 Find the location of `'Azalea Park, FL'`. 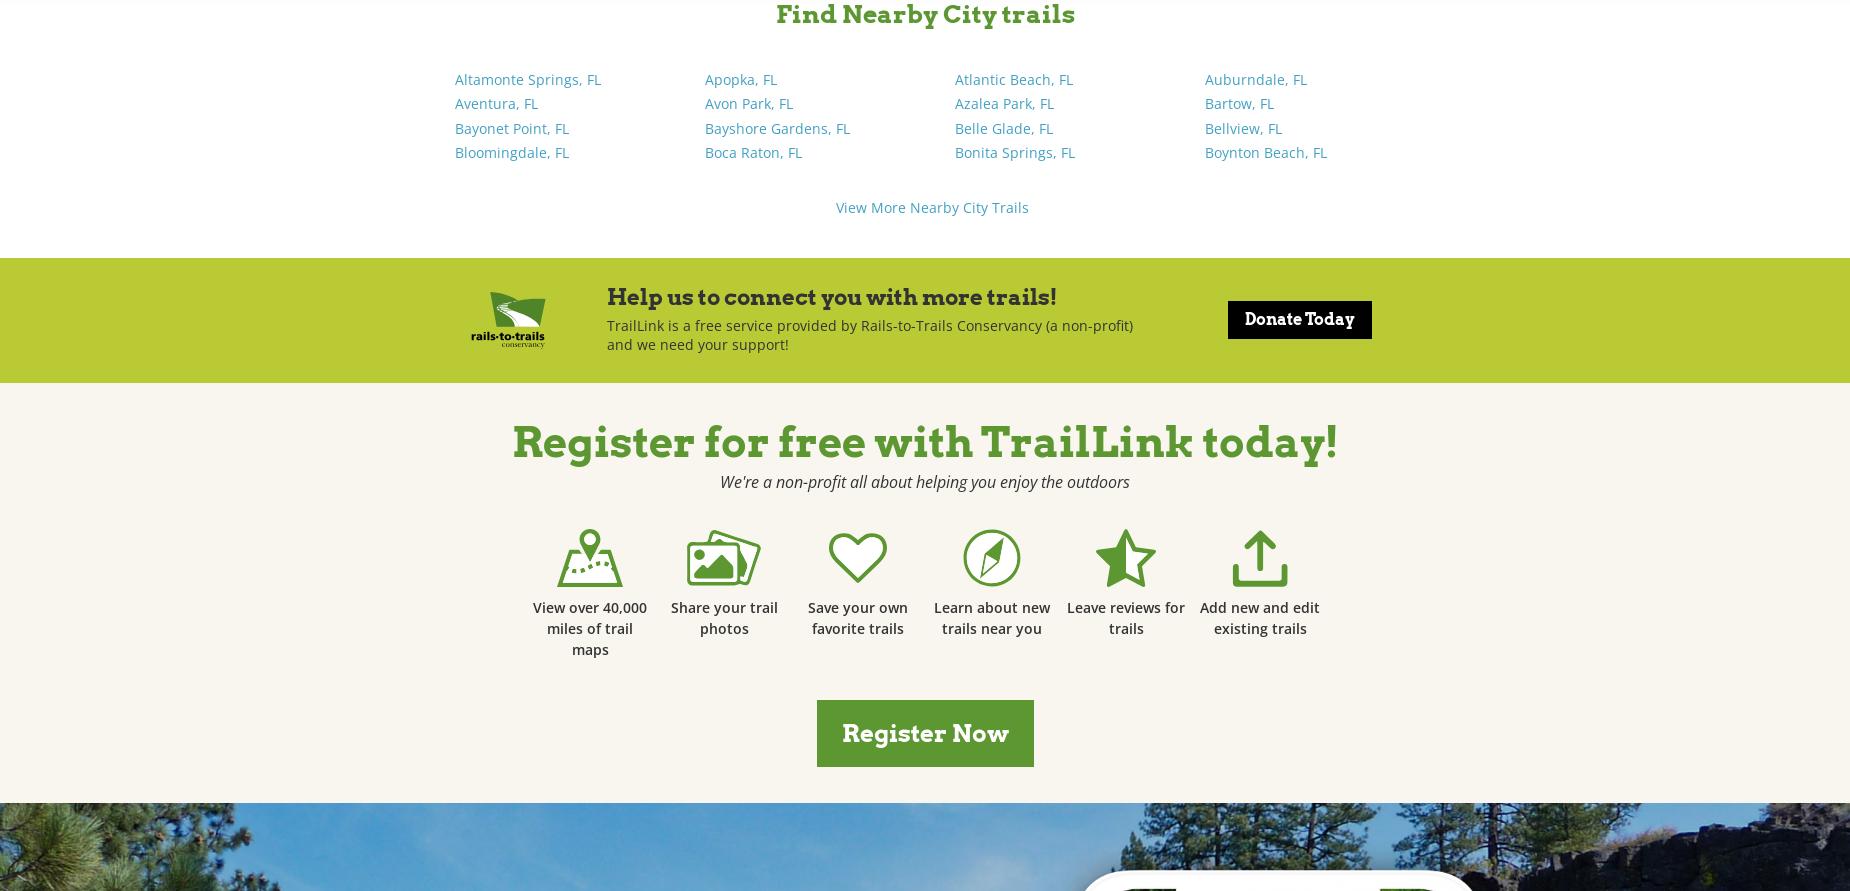

'Azalea Park, FL' is located at coordinates (1003, 102).